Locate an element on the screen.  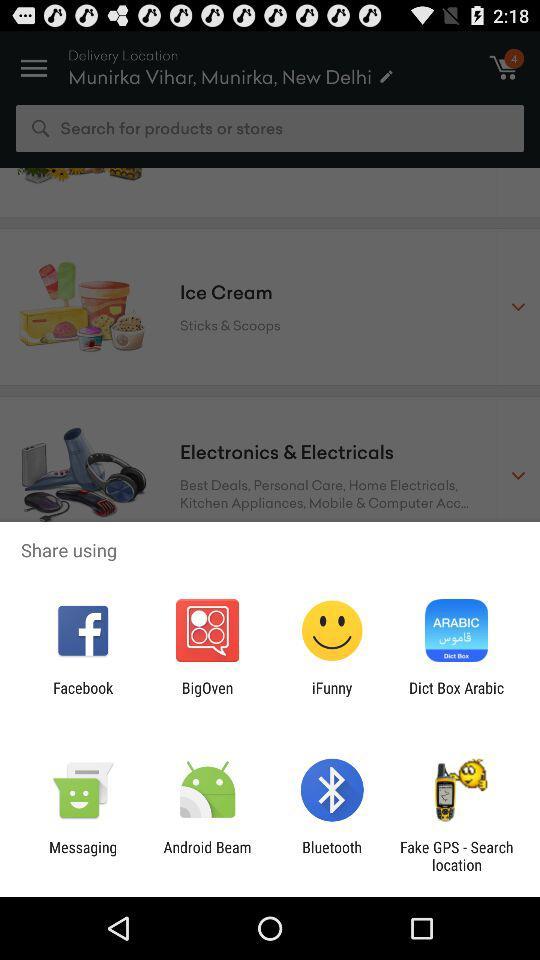
the item next to messaging item is located at coordinates (206, 855).